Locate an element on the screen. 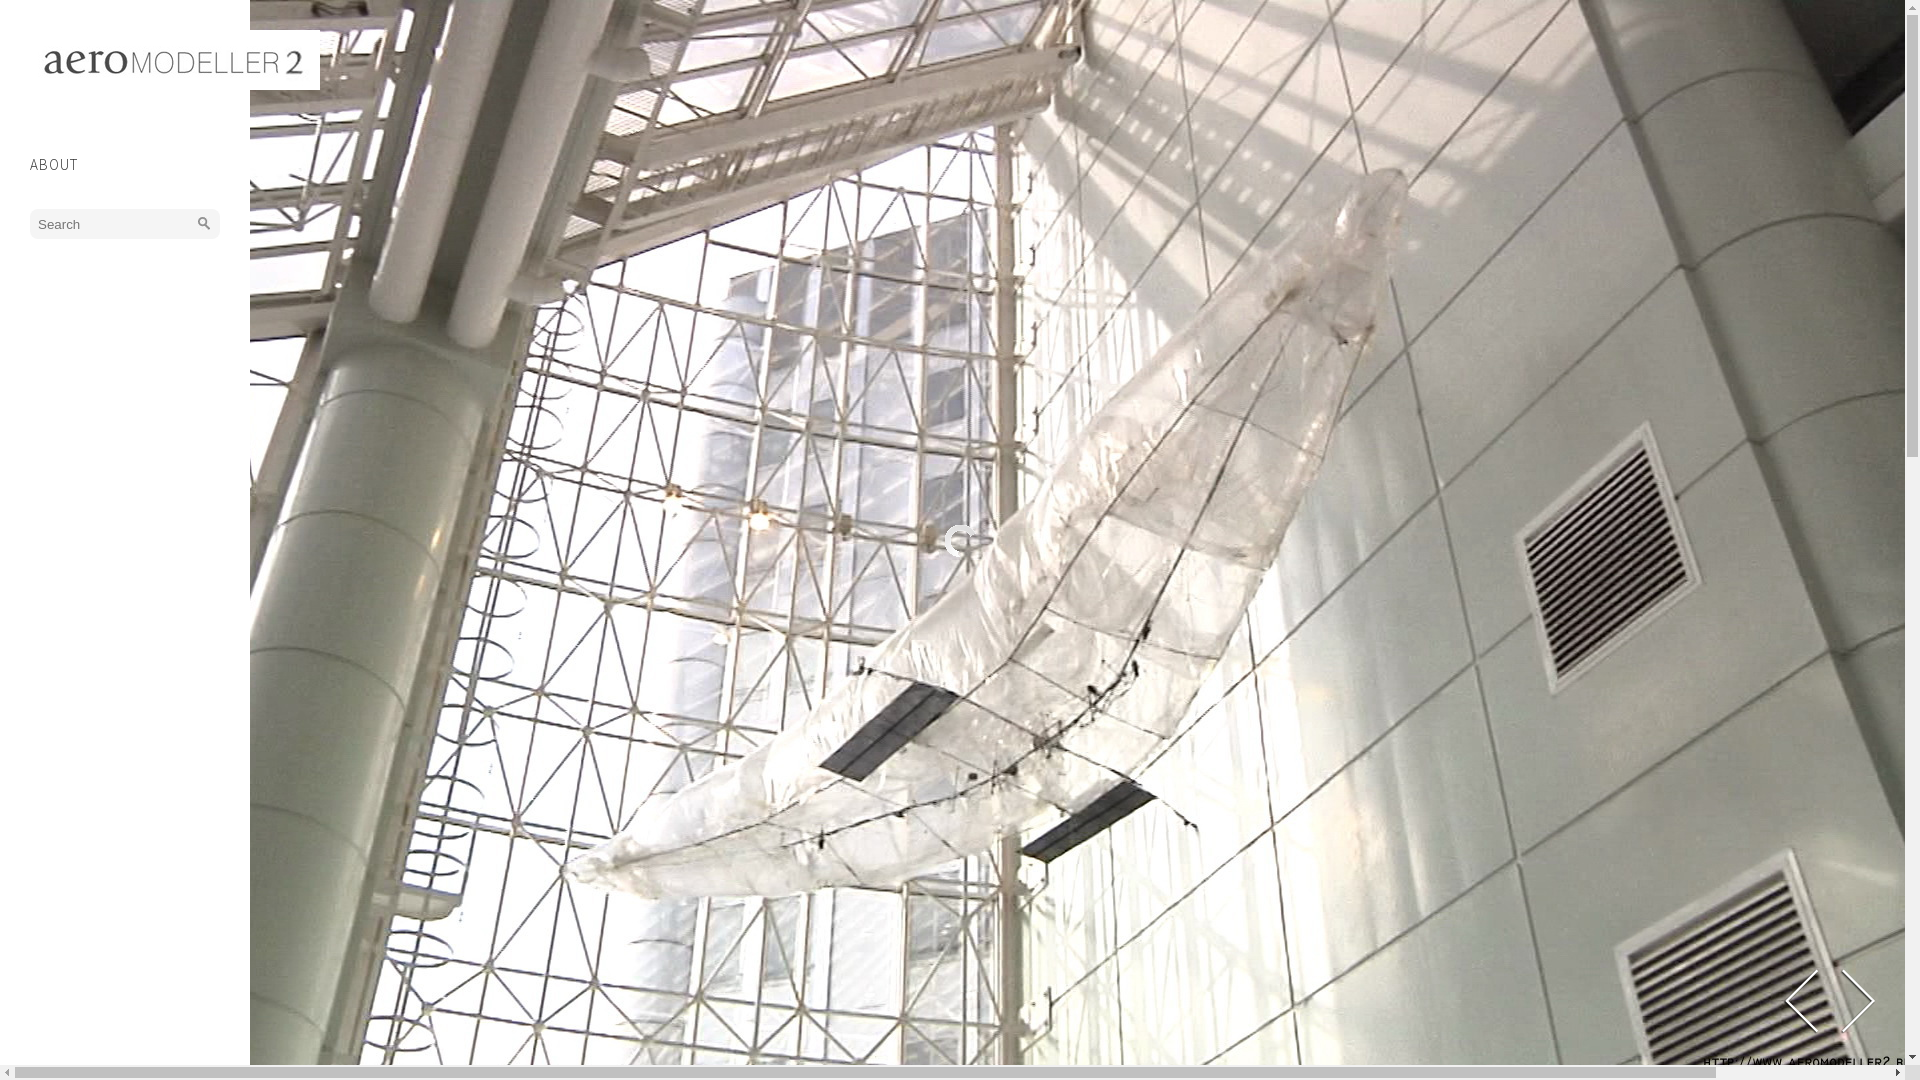  'ABOUT' is located at coordinates (29, 163).